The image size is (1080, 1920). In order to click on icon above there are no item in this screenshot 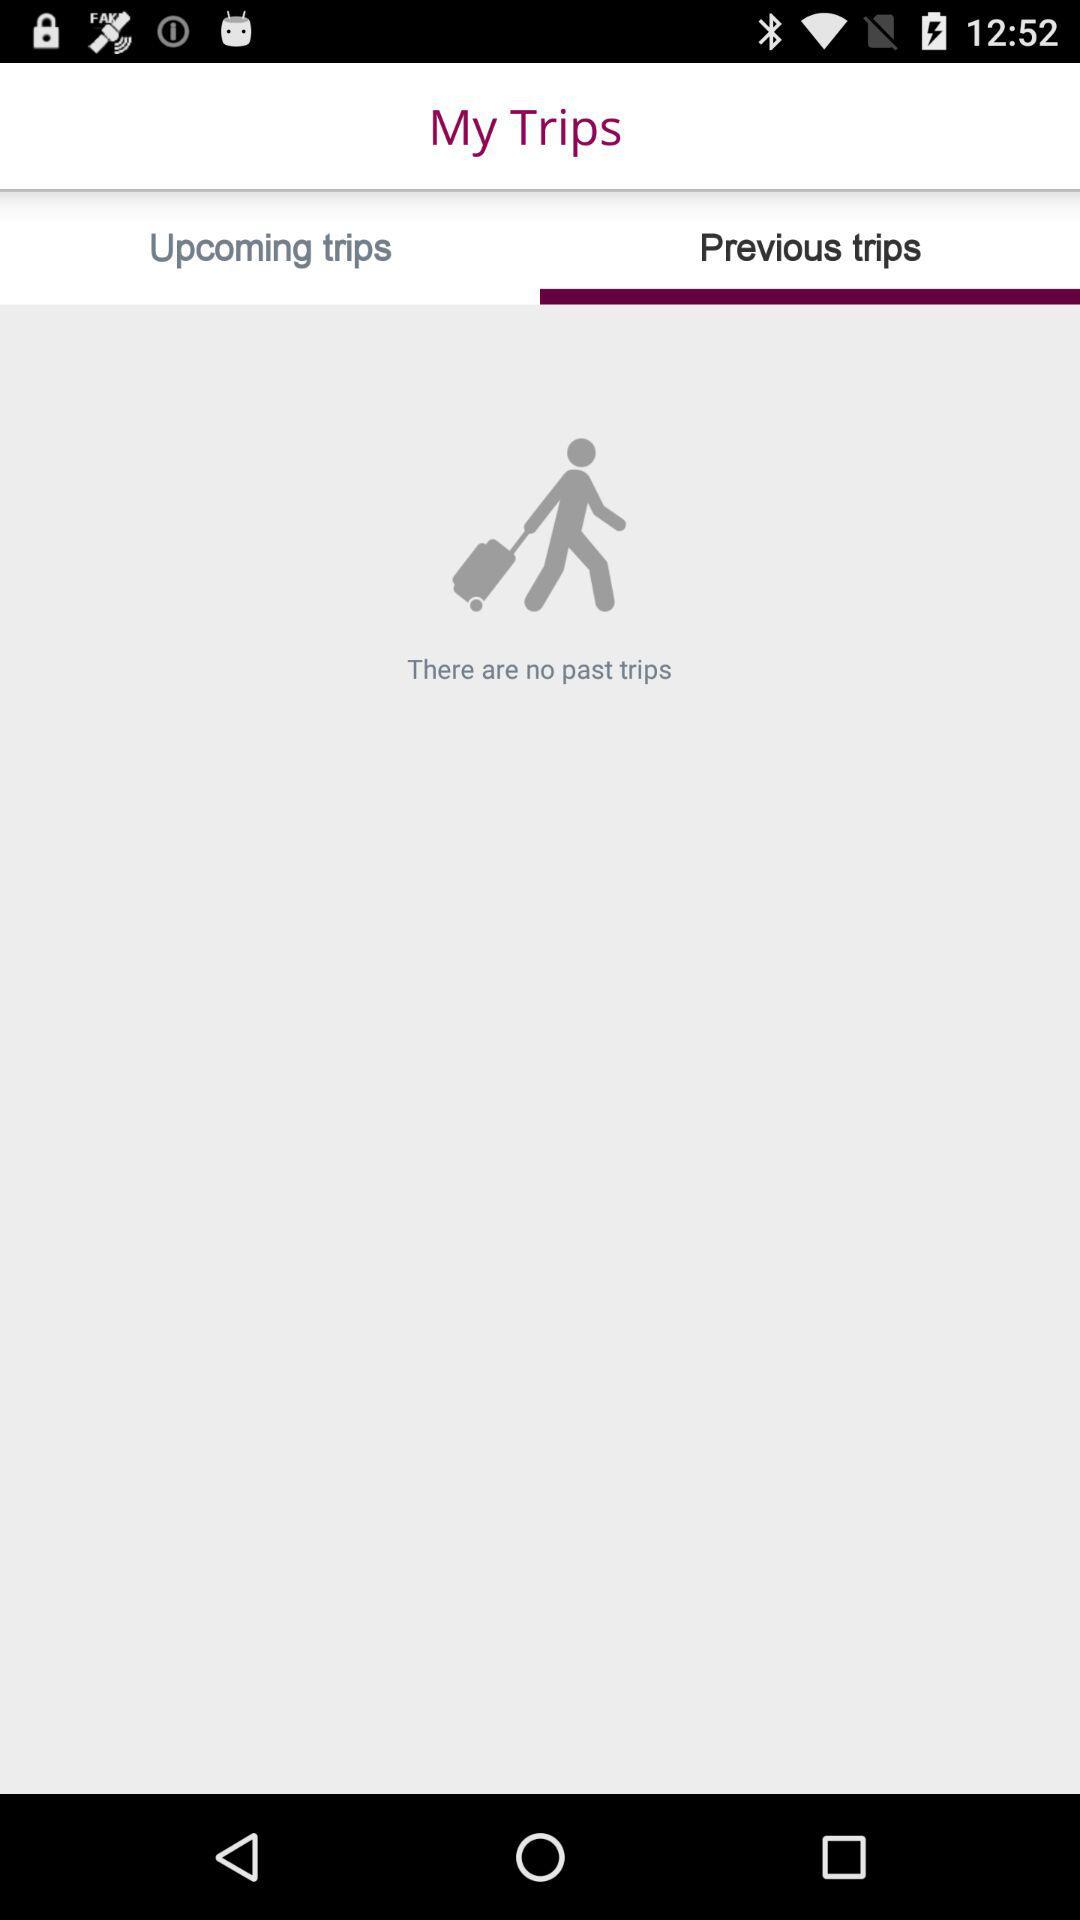, I will do `click(270, 247)`.